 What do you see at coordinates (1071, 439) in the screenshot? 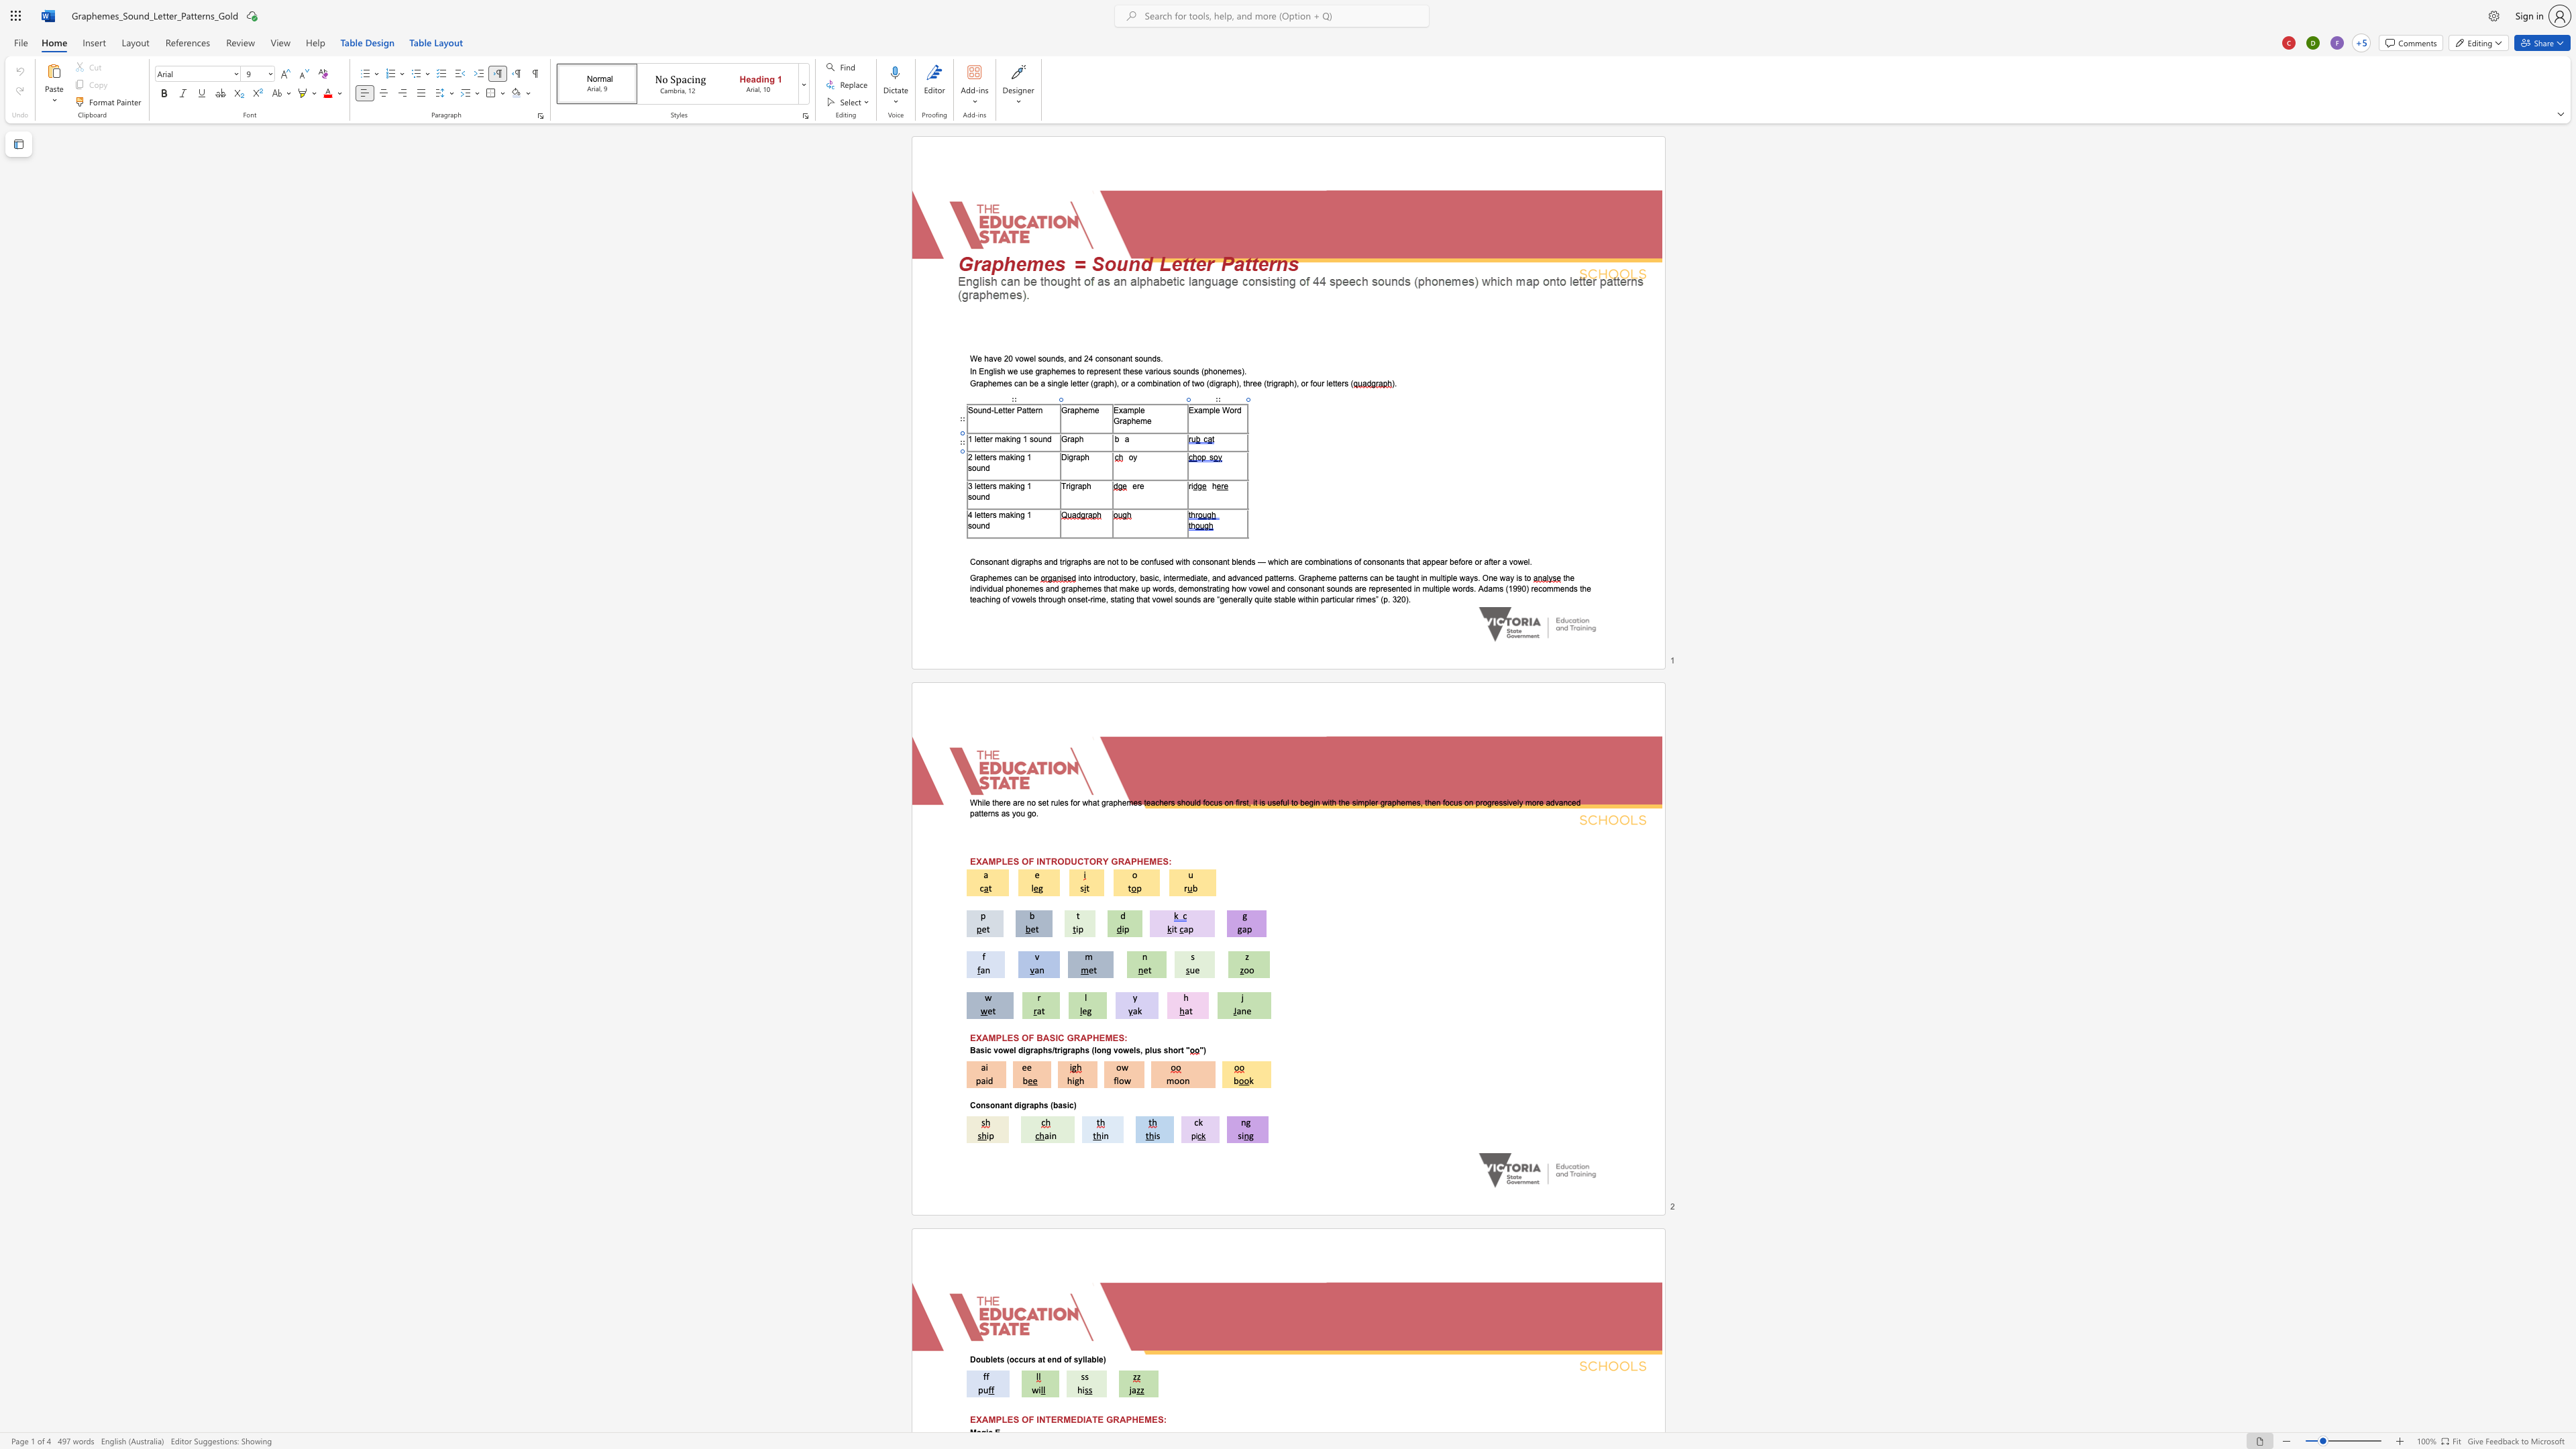
I see `the 1th character "a" in the text` at bounding box center [1071, 439].